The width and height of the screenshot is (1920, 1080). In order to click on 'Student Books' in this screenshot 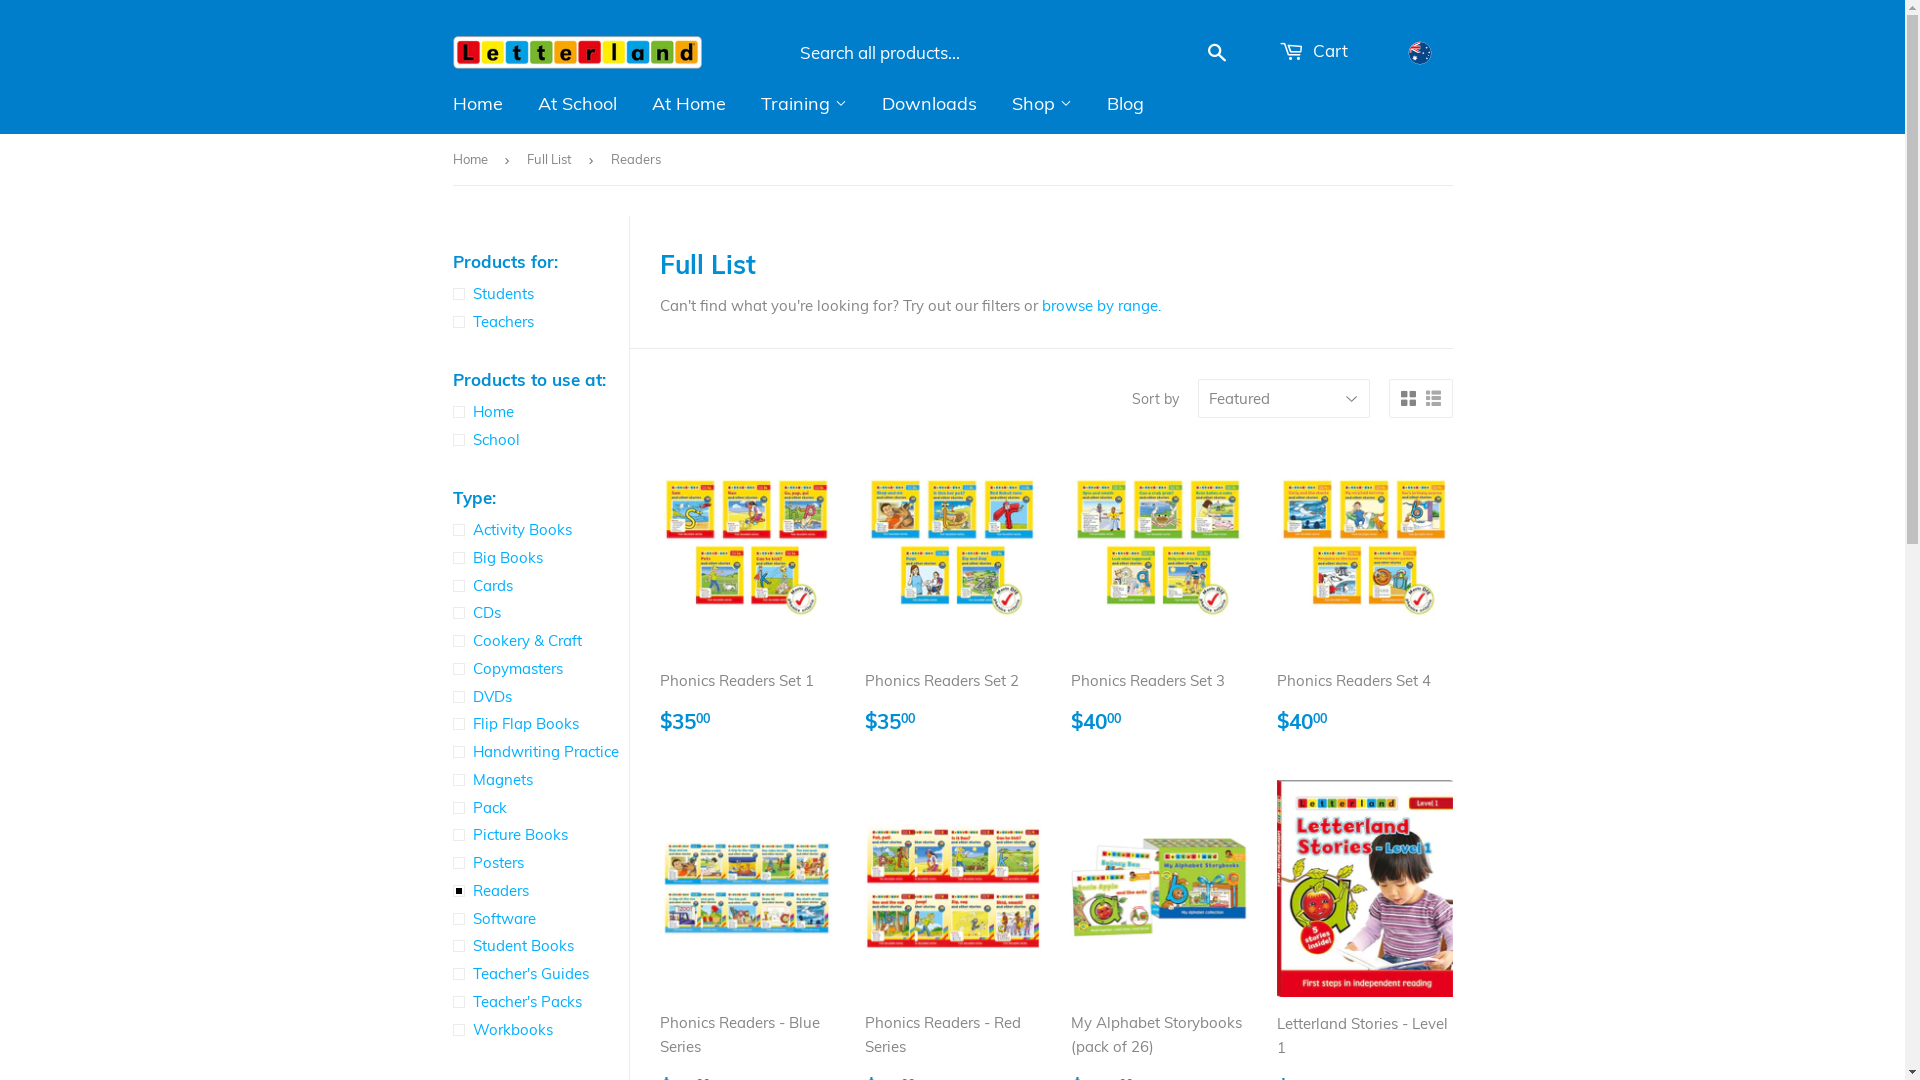, I will do `click(450, 945)`.